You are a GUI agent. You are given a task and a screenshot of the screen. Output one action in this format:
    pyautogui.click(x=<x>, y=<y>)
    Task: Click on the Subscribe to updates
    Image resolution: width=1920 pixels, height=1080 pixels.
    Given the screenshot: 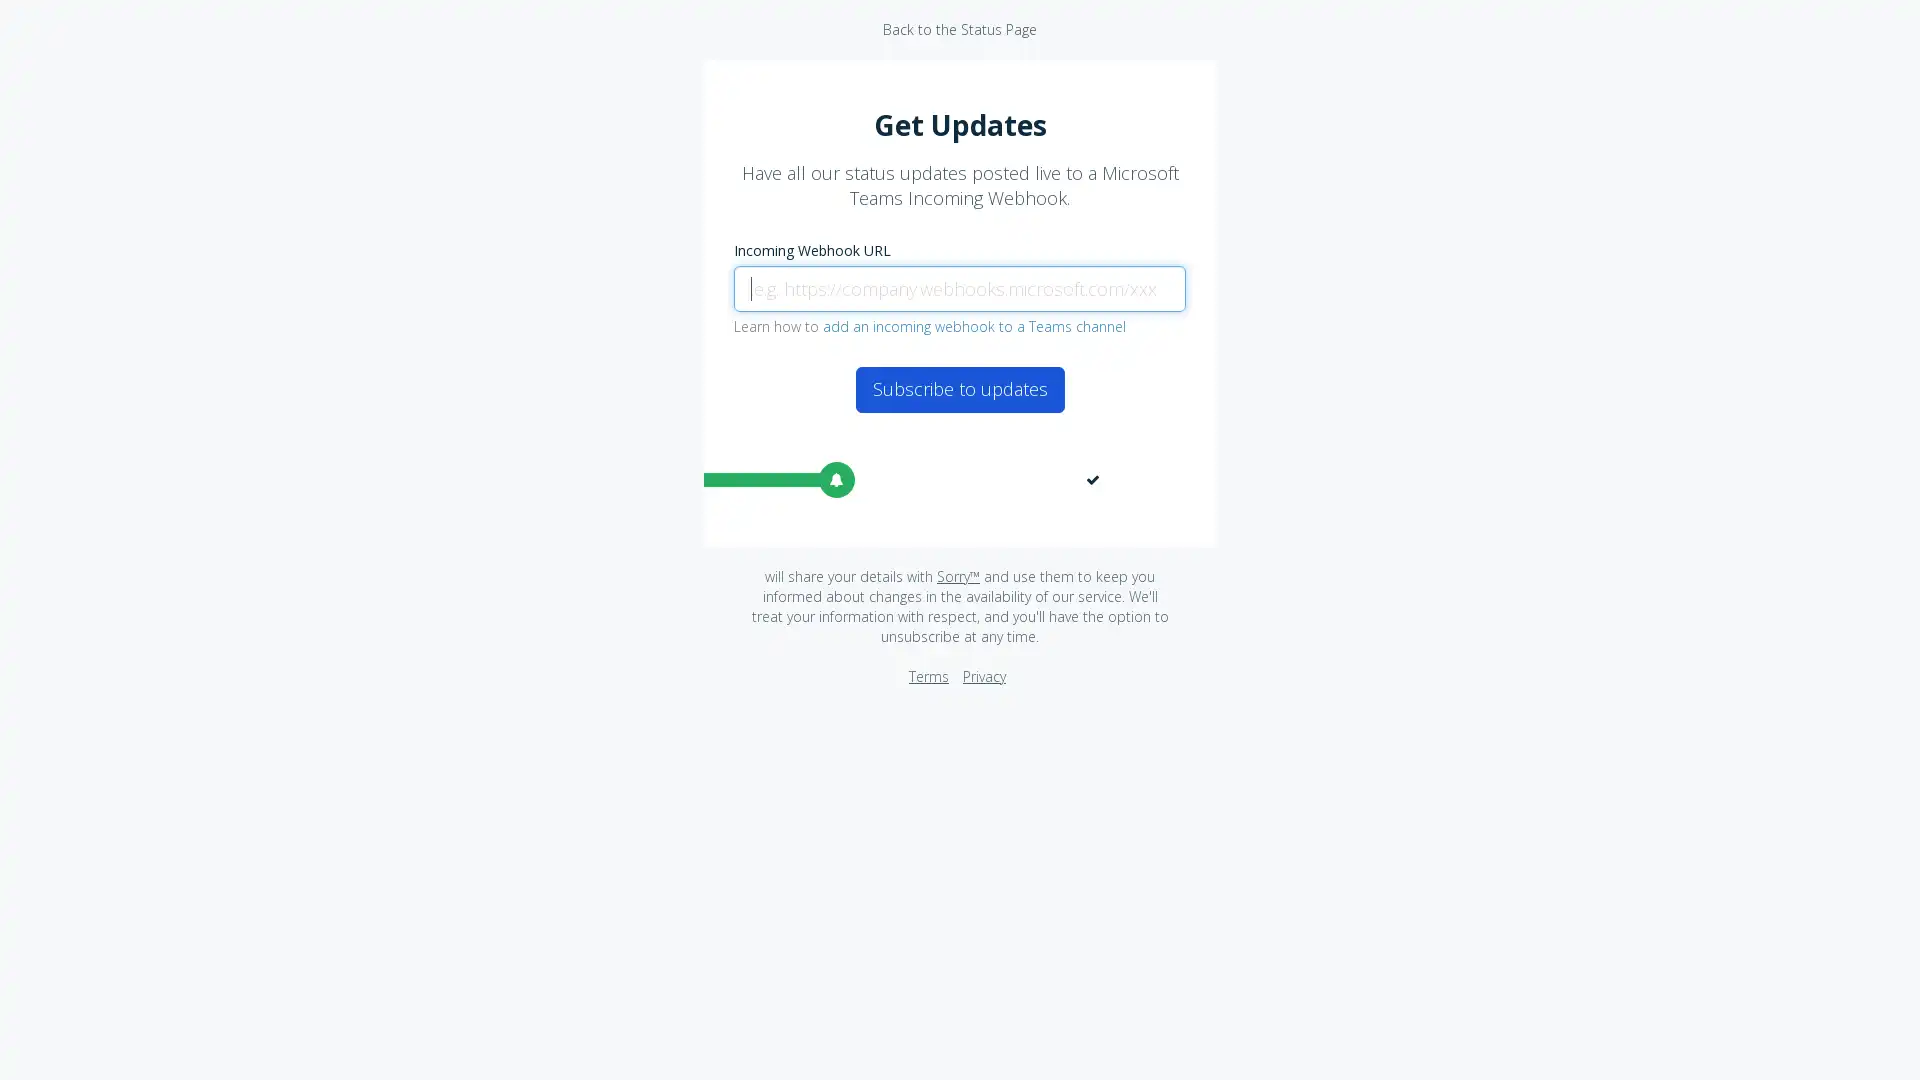 What is the action you would take?
    pyautogui.click(x=958, y=389)
    